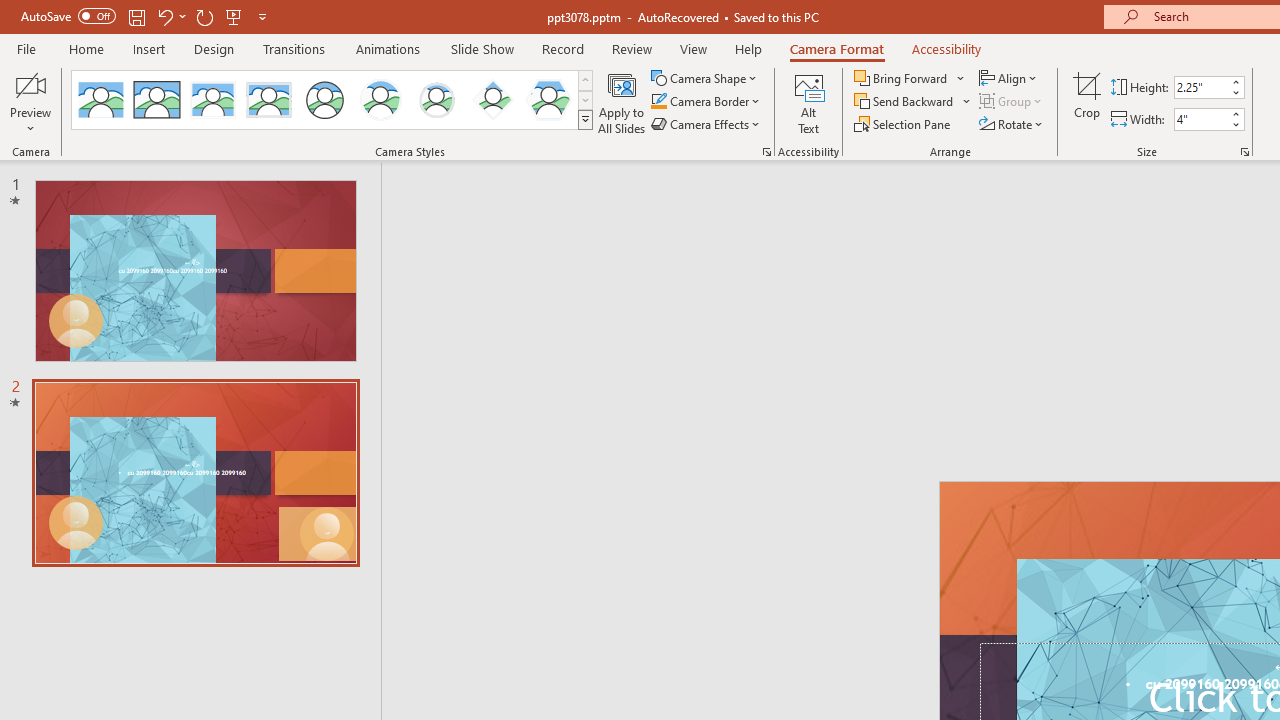  What do you see at coordinates (1009, 77) in the screenshot?
I see `'Align'` at bounding box center [1009, 77].